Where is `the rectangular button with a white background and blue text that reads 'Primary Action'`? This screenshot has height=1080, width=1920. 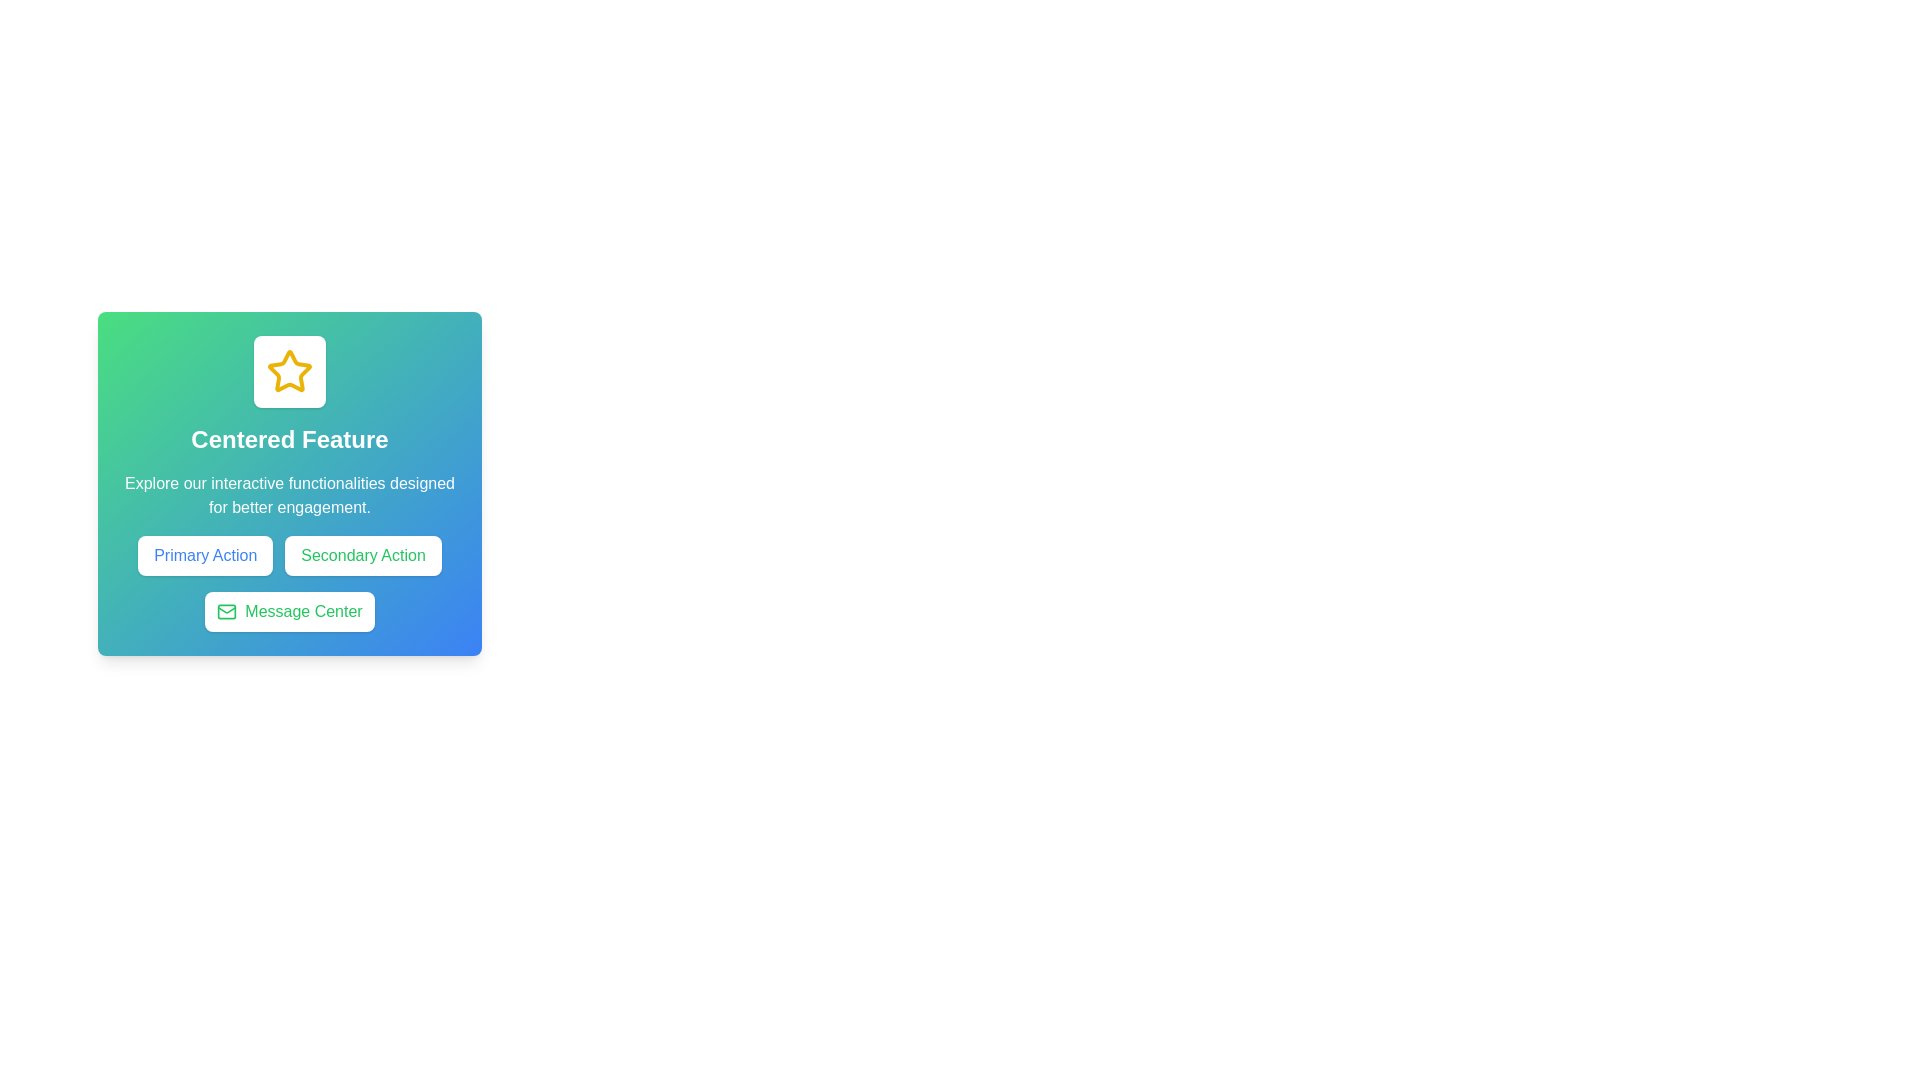 the rectangular button with a white background and blue text that reads 'Primary Action' is located at coordinates (205, 555).